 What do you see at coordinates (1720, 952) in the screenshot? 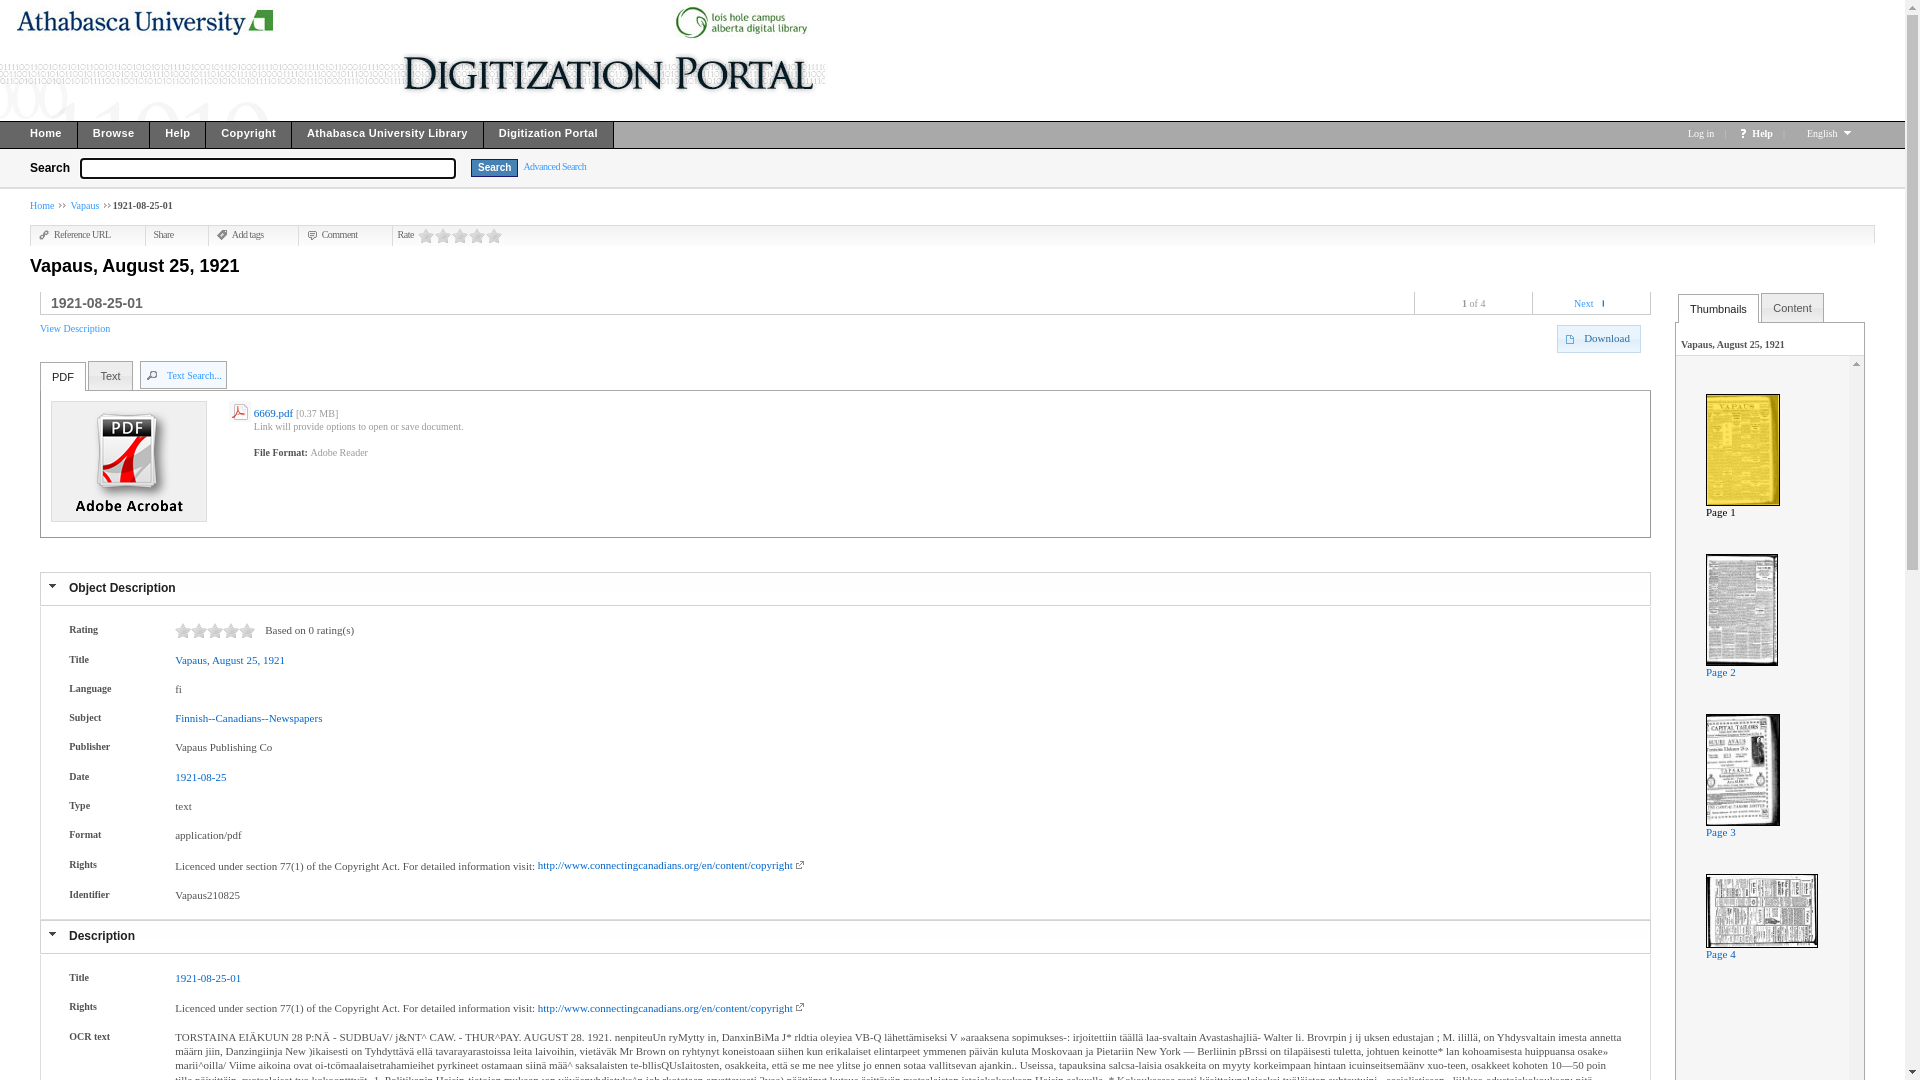
I see `'Page 4'` at bounding box center [1720, 952].